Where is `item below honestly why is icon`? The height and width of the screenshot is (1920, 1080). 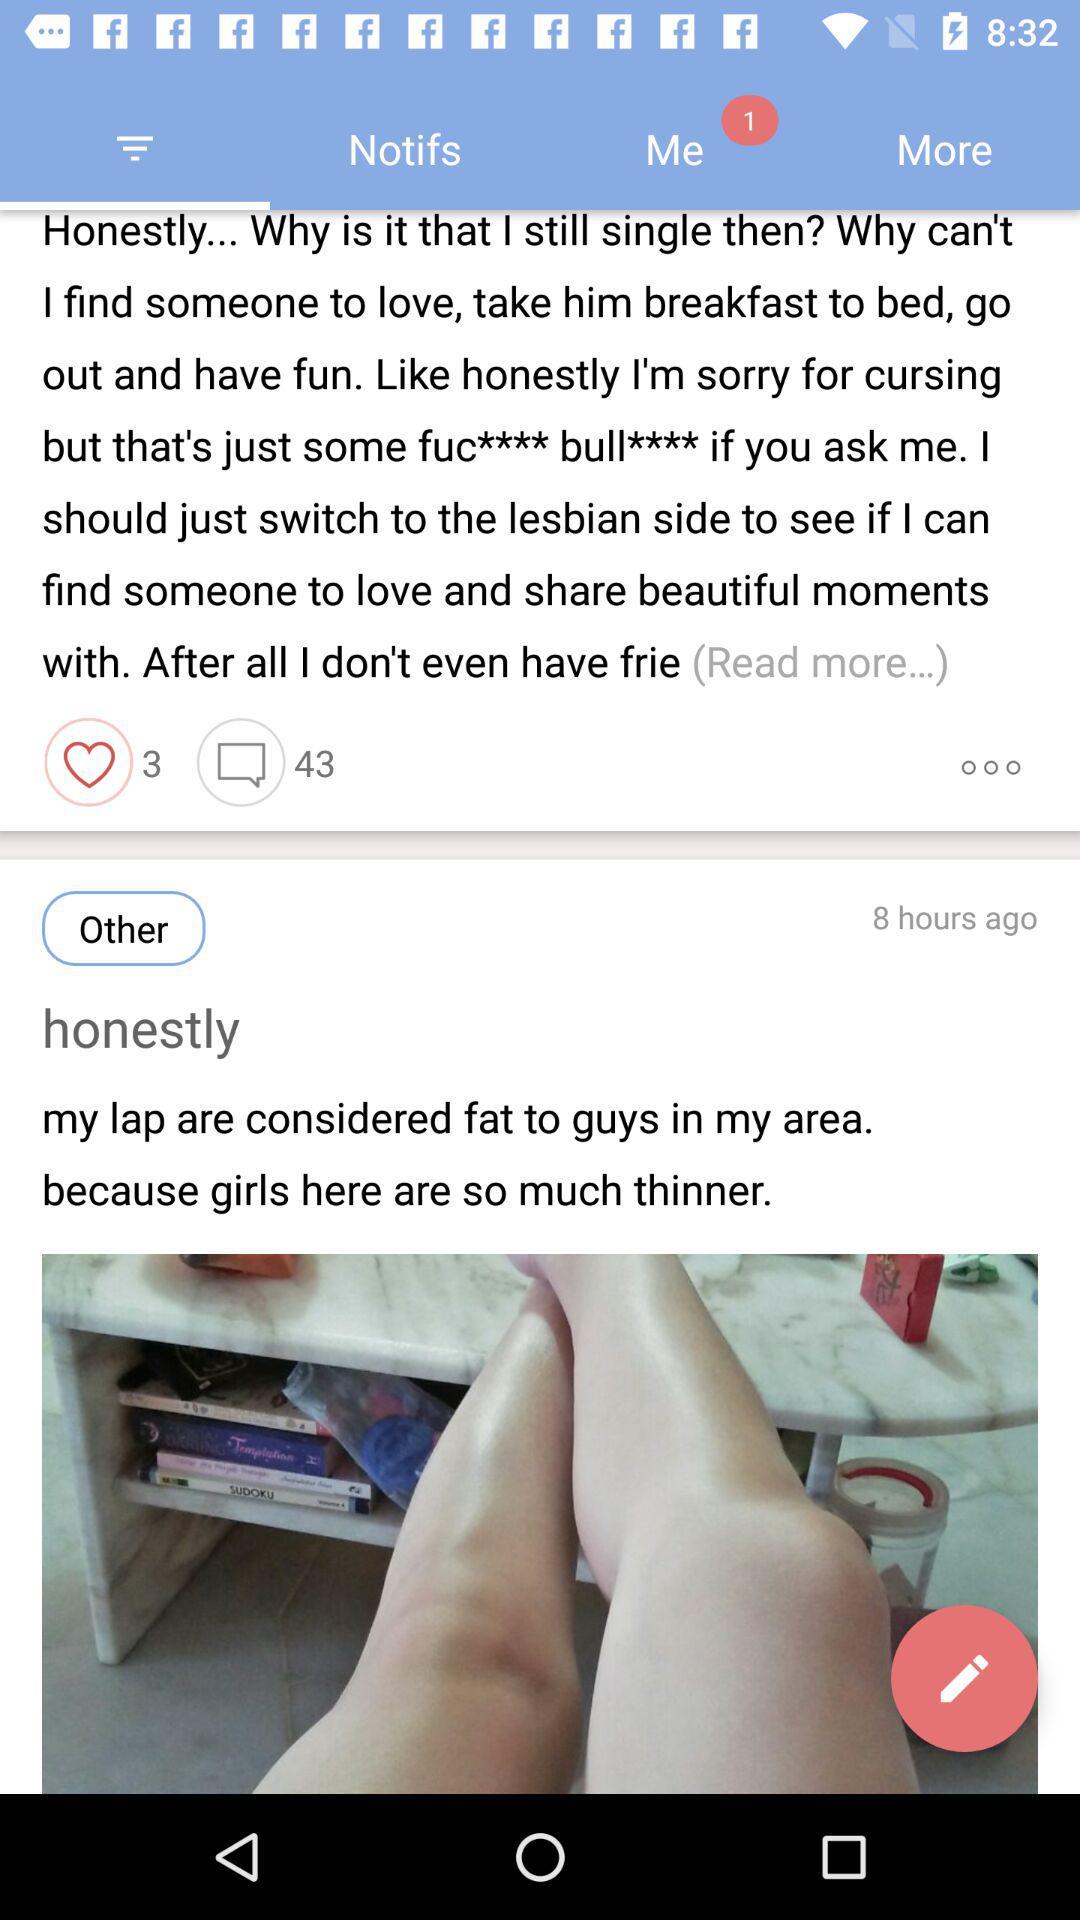 item below honestly why is icon is located at coordinates (240, 761).